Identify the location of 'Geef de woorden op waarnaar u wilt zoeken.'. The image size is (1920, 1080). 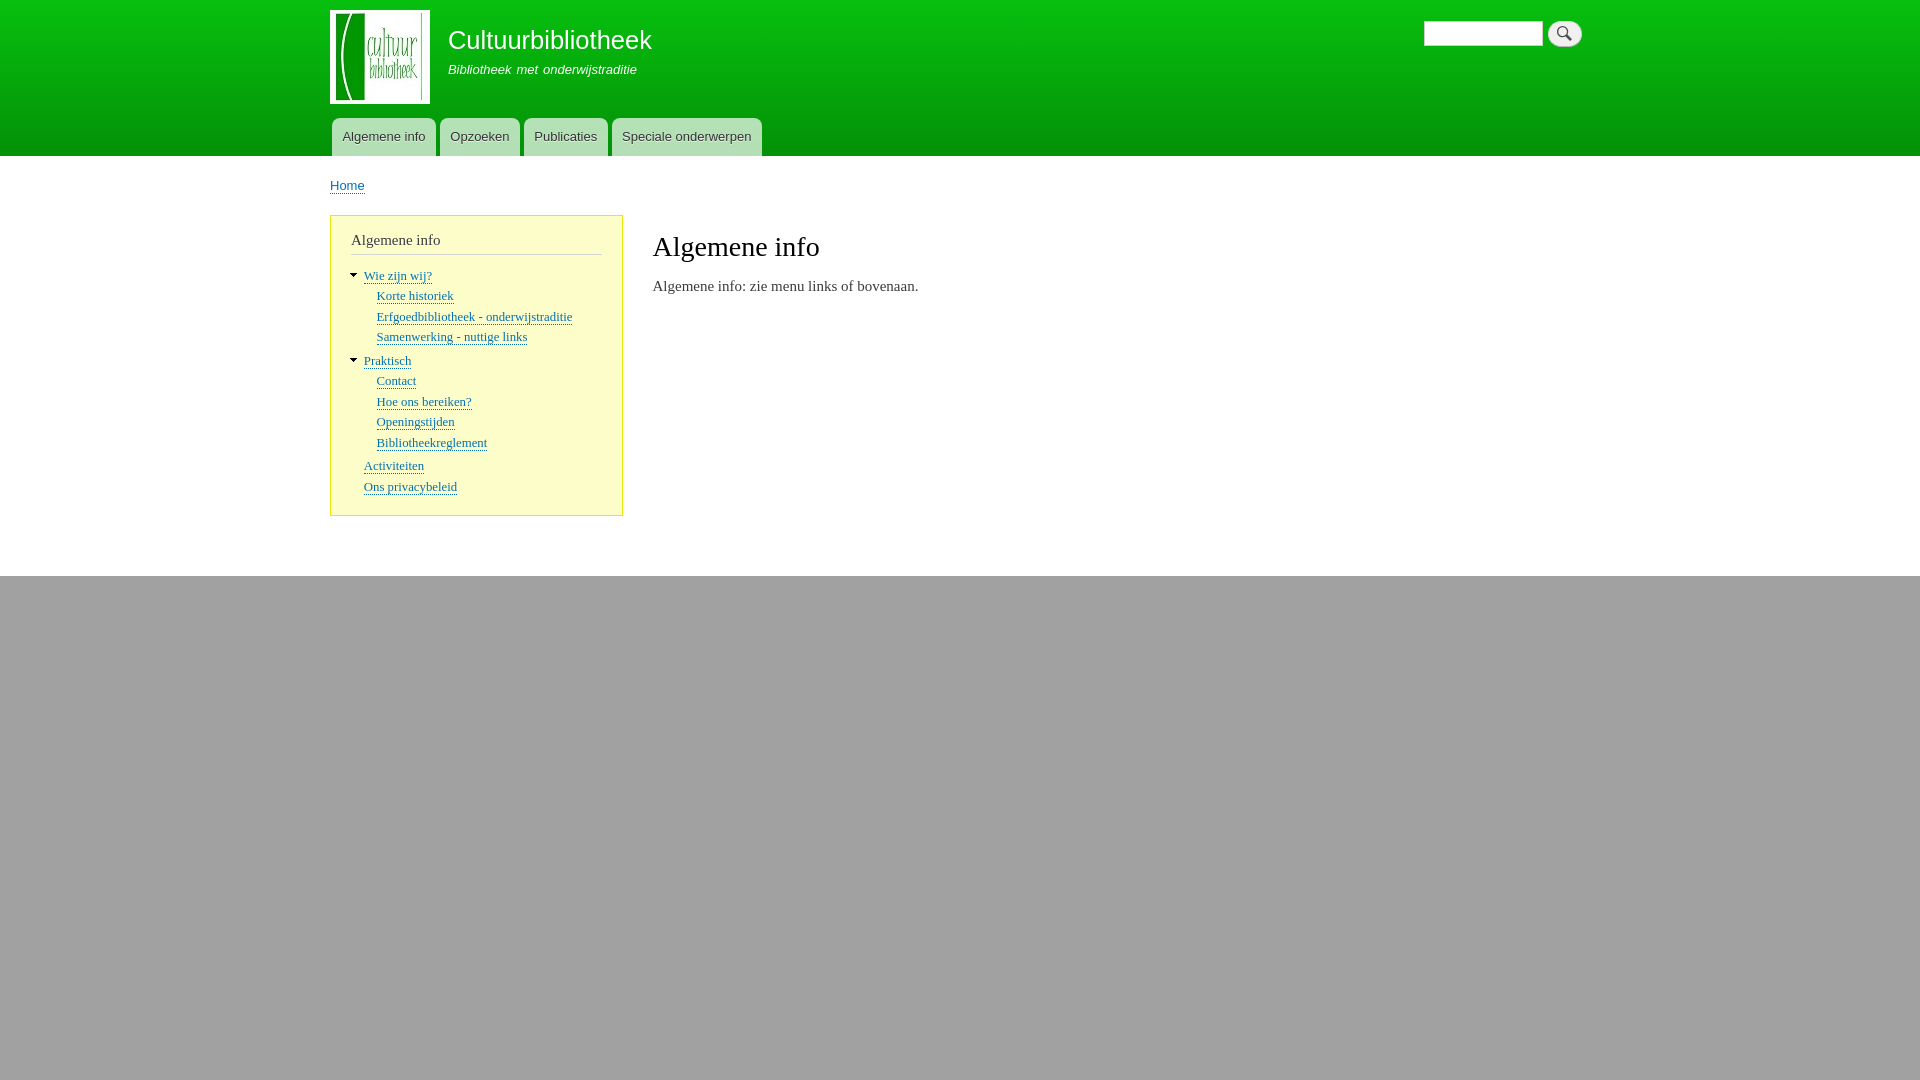
(1483, 33).